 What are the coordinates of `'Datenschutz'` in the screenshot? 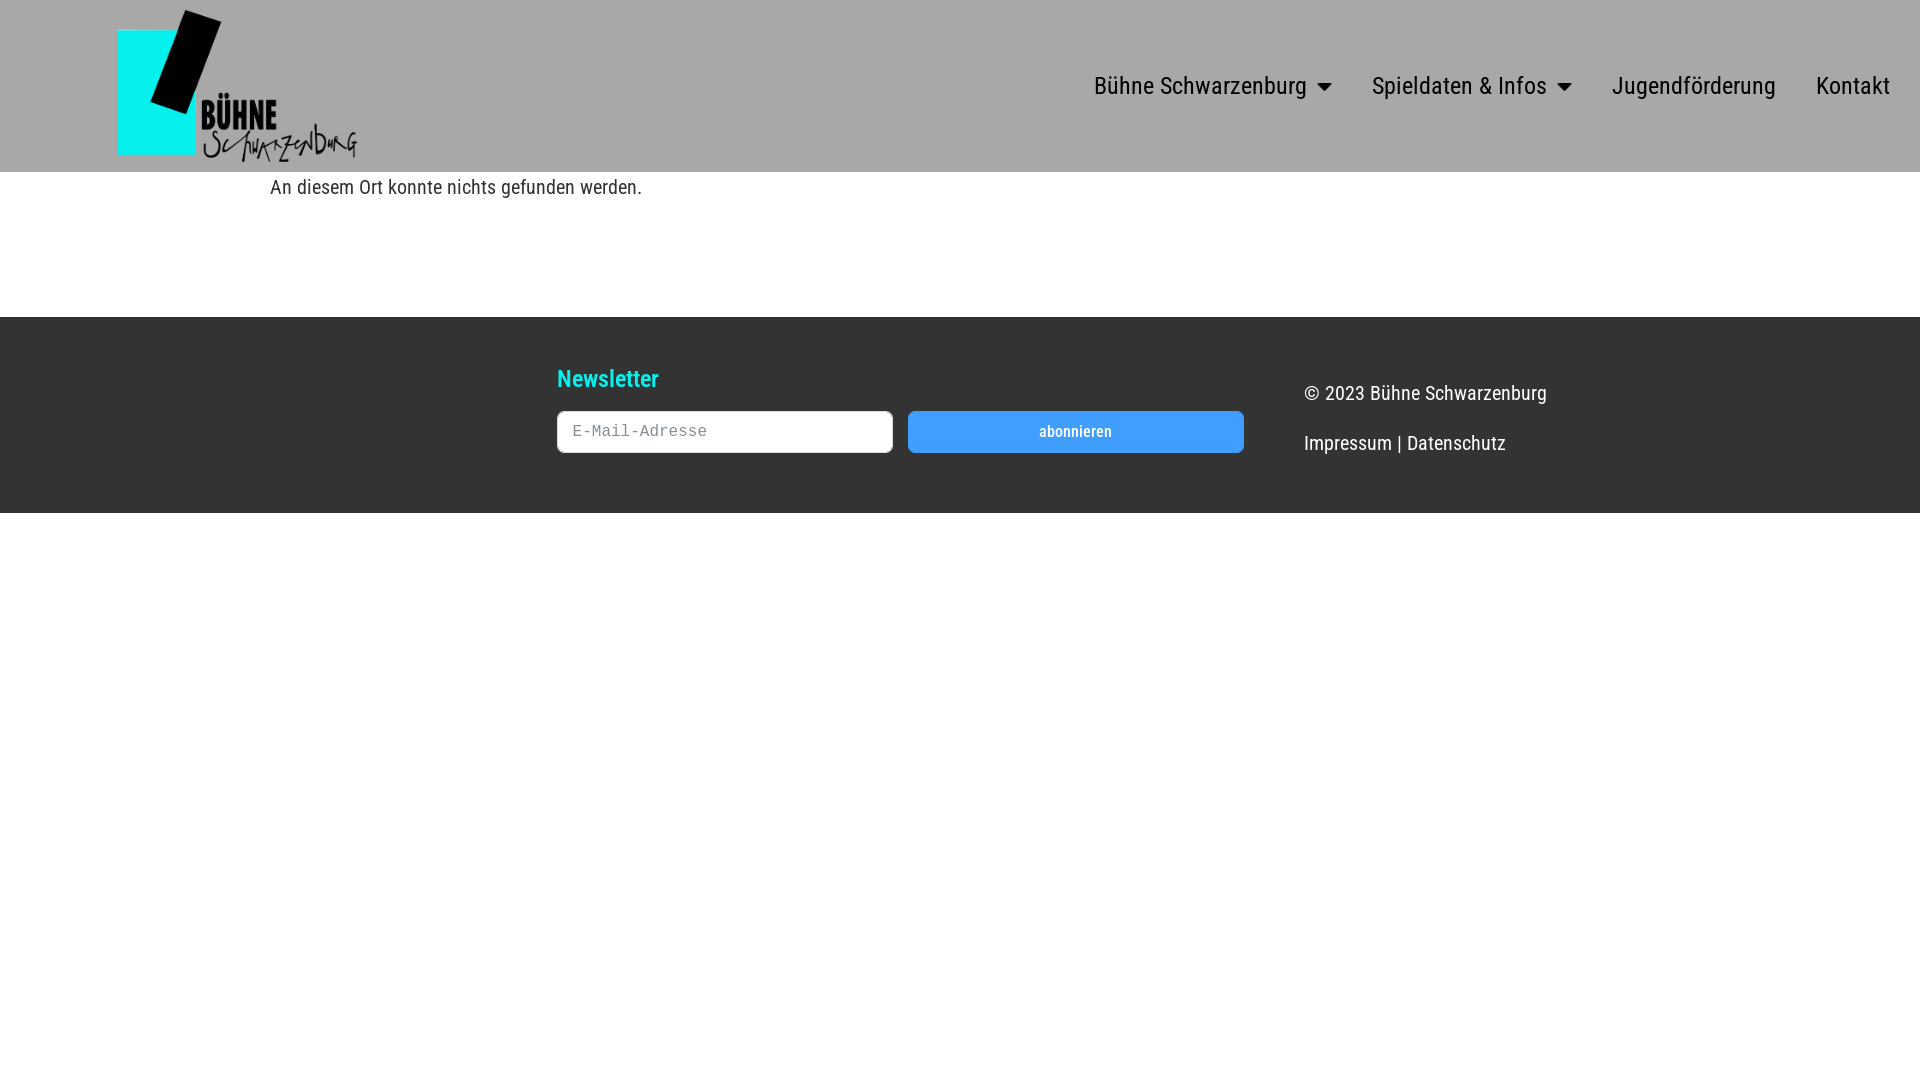 It's located at (1456, 442).